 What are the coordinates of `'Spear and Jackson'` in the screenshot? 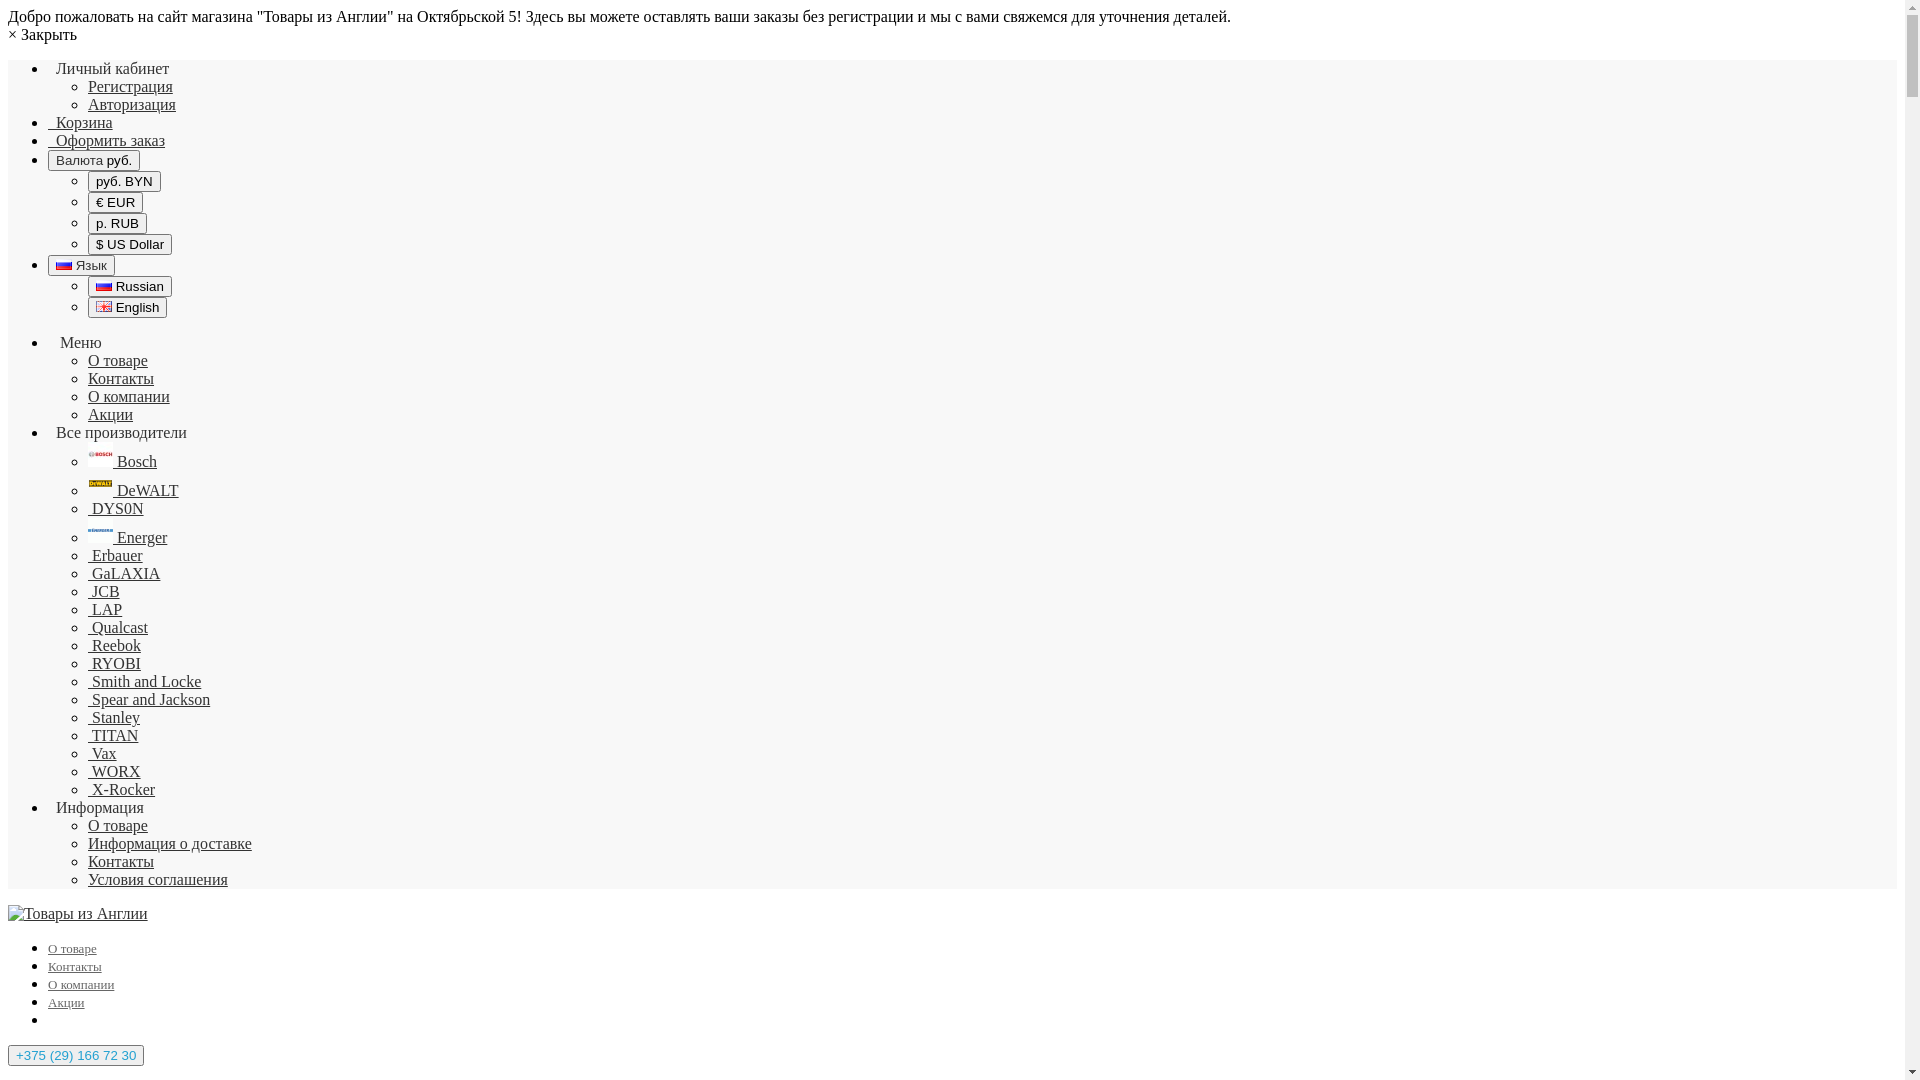 It's located at (86, 698).